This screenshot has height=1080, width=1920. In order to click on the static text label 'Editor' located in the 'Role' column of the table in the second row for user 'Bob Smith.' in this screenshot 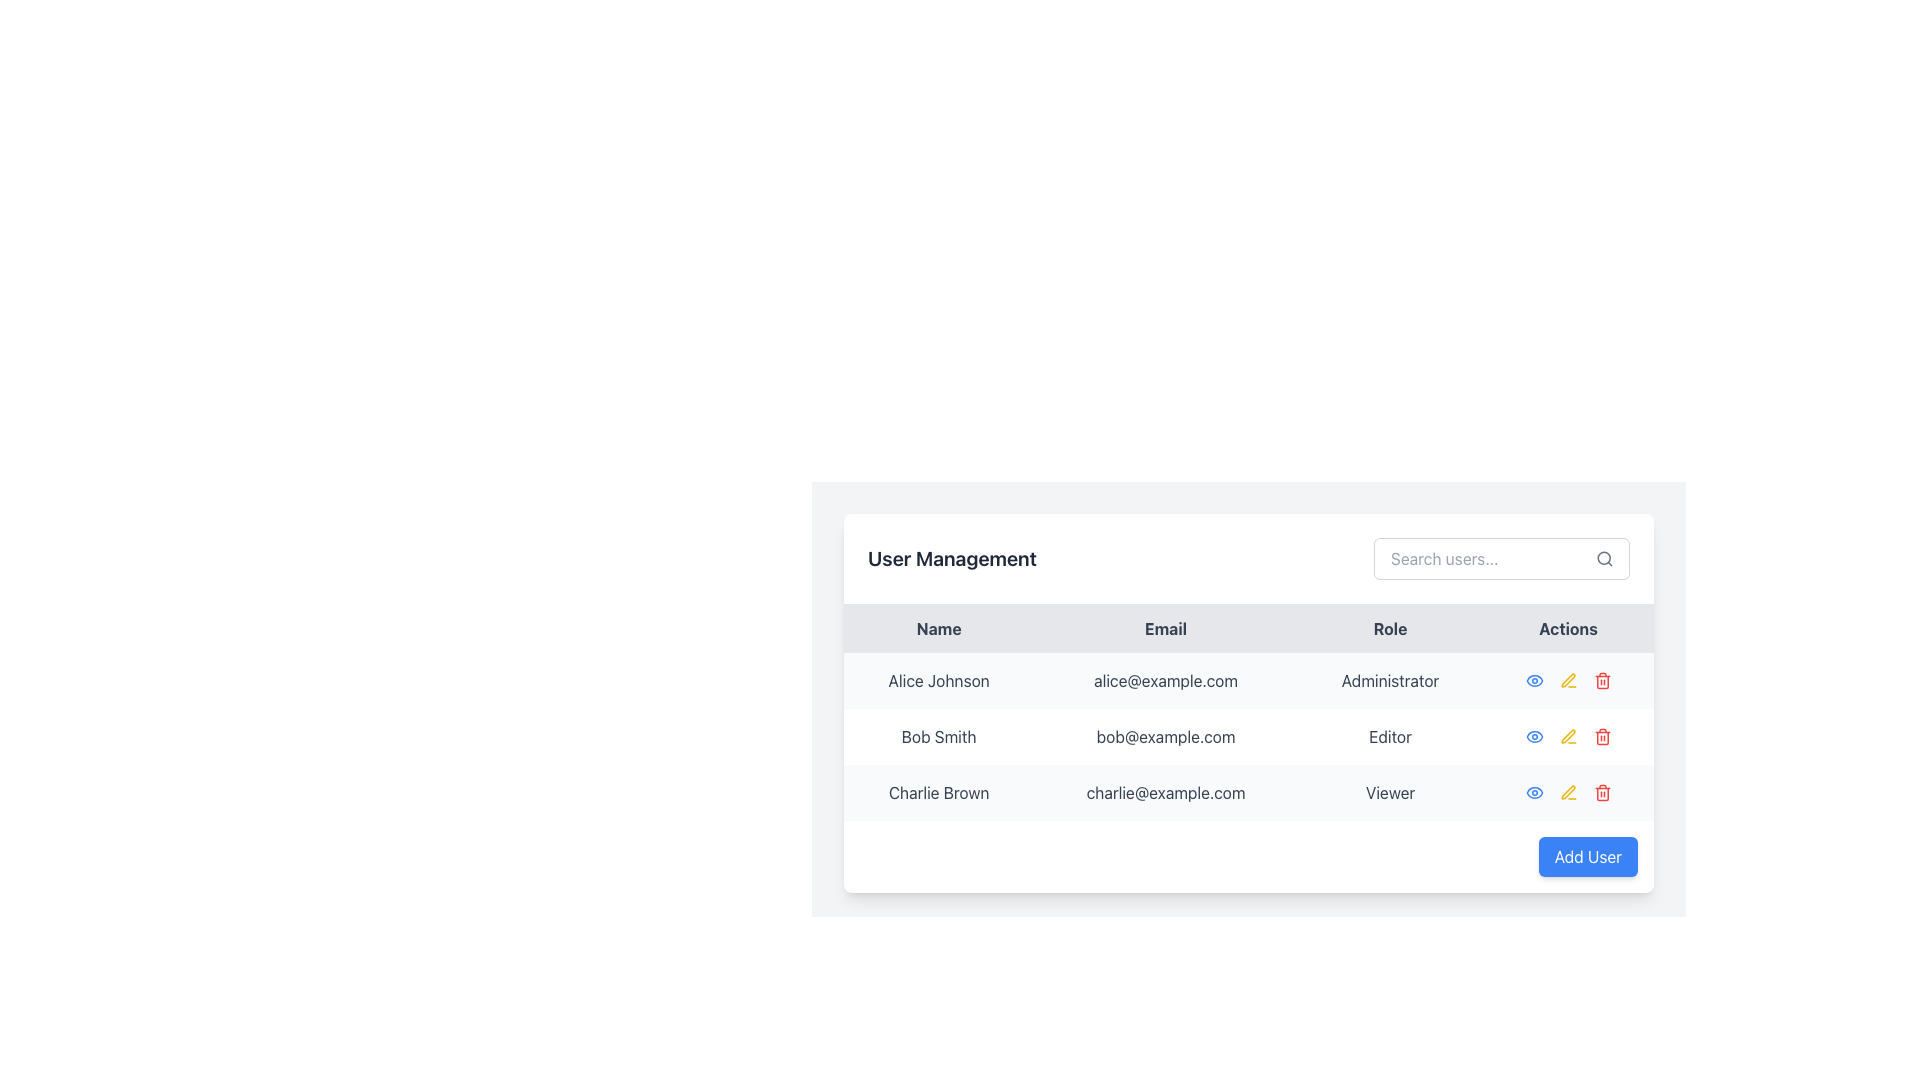, I will do `click(1389, 736)`.